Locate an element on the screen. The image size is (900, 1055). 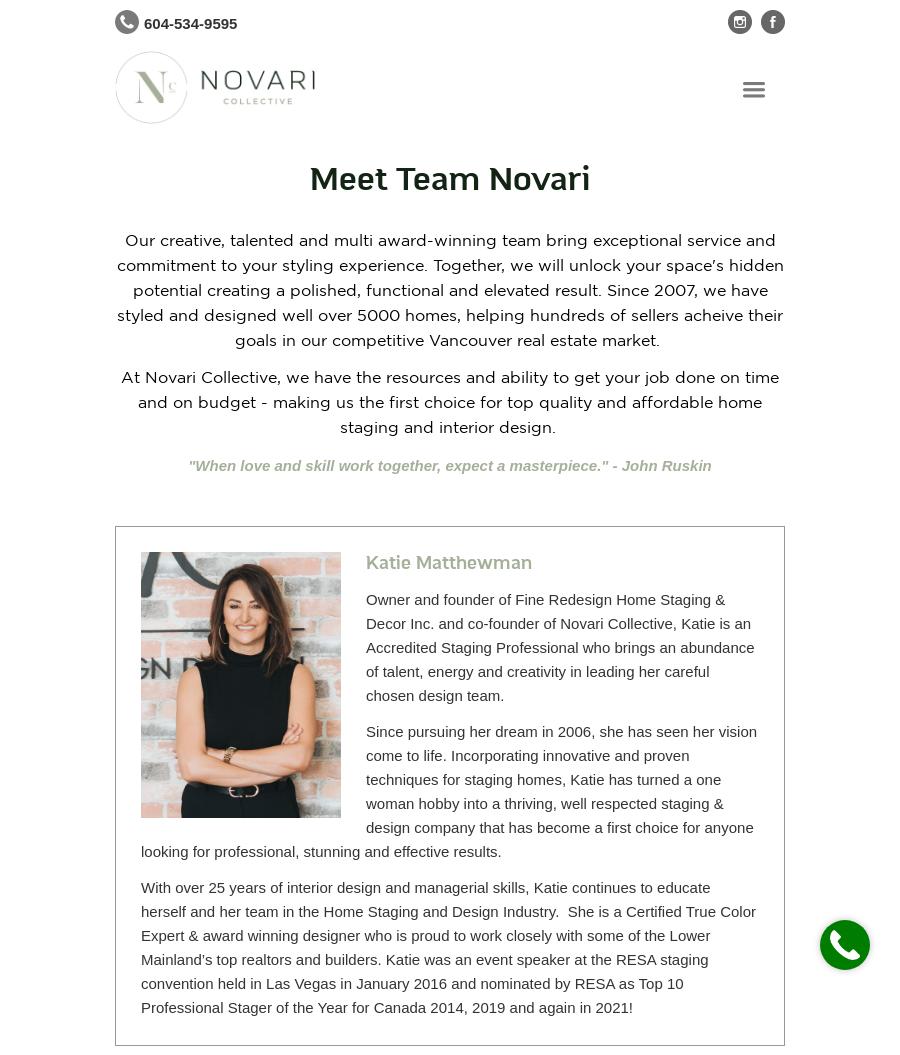
'"When love and skill work together, expect a masterpiece." - John Ruskin' is located at coordinates (449, 464).